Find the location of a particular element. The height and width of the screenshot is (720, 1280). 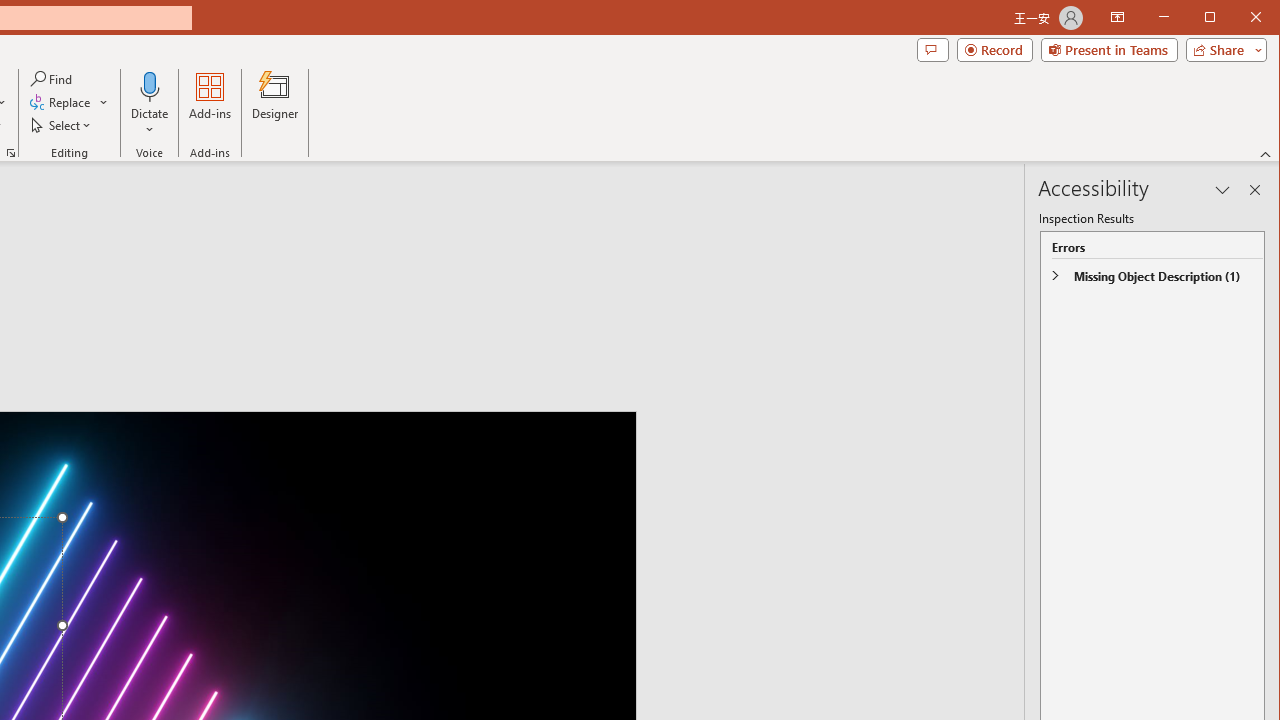

'Dictate' is located at coordinates (149, 85).